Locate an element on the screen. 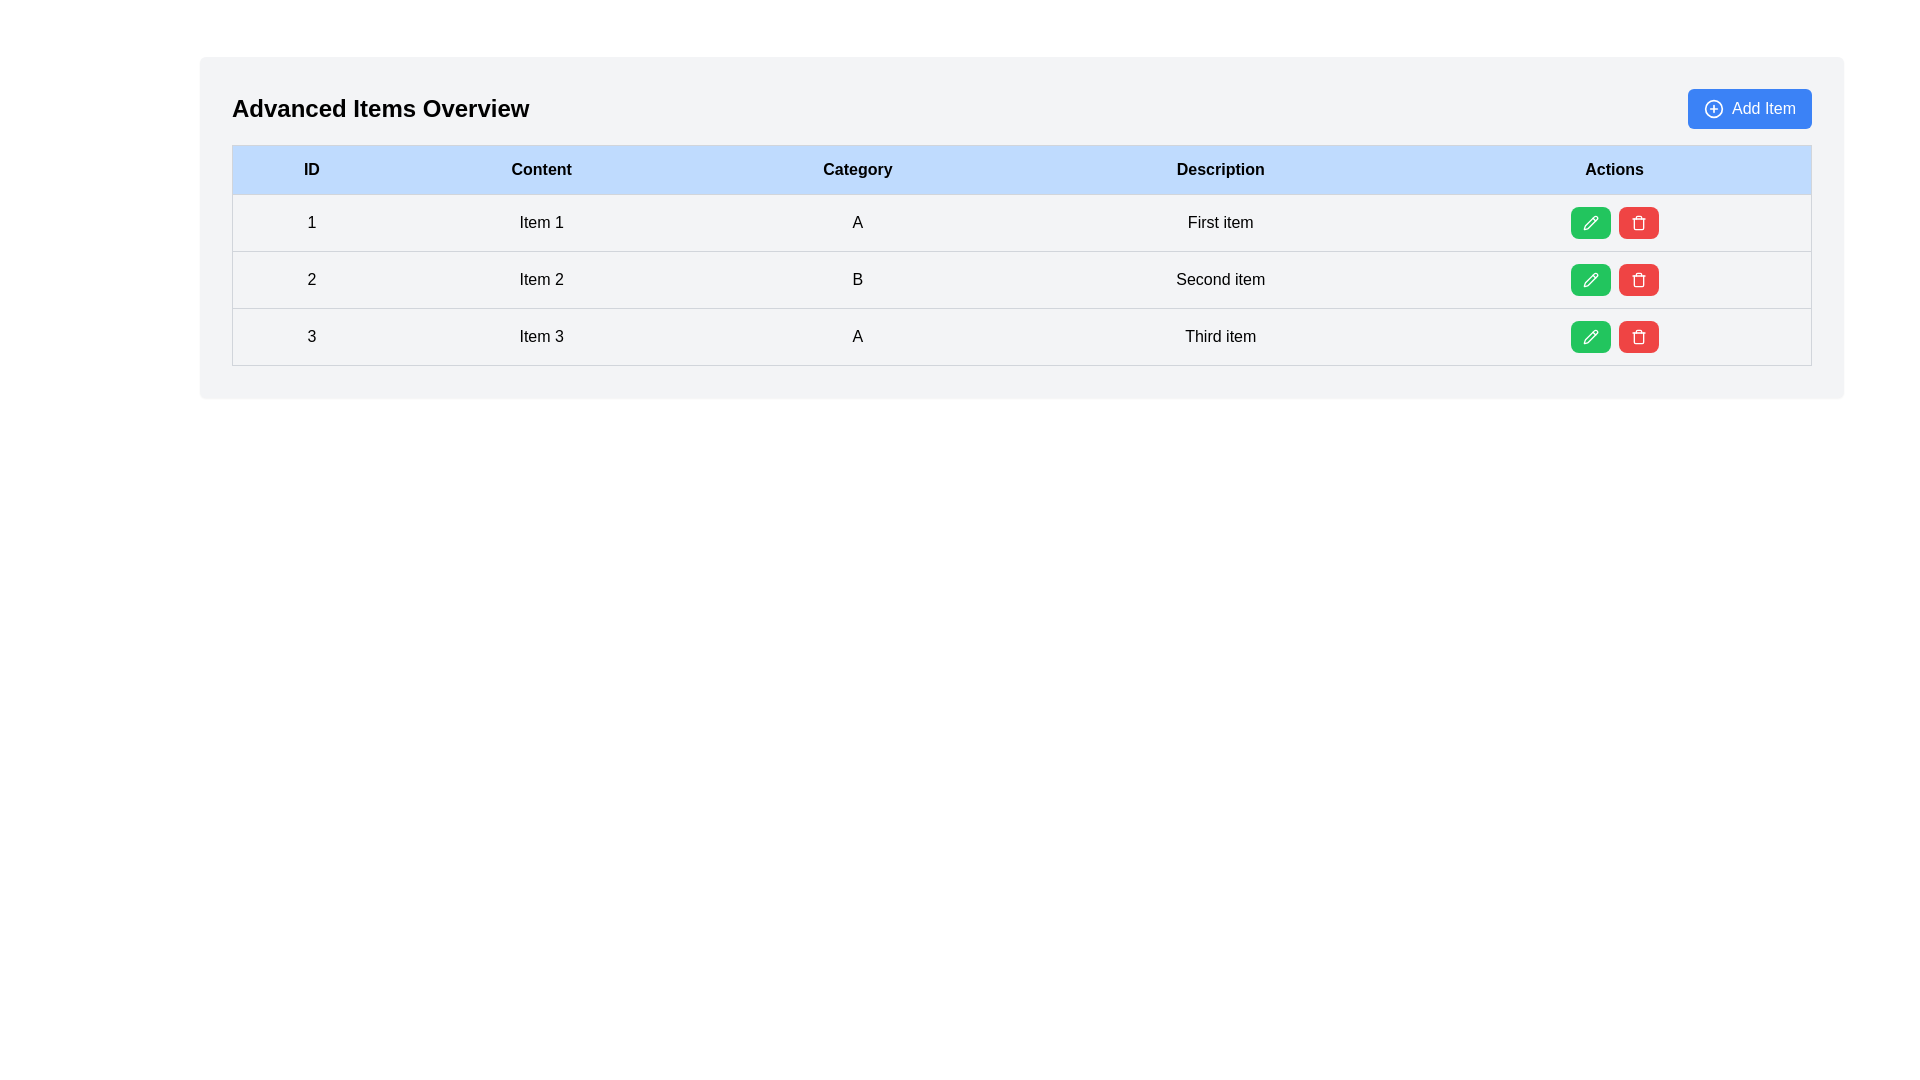 The width and height of the screenshot is (1920, 1080). the third row in the table which contains the ID '3', the content 'Item 3', the category 'A', and the description 'Third item' is located at coordinates (1022, 335).